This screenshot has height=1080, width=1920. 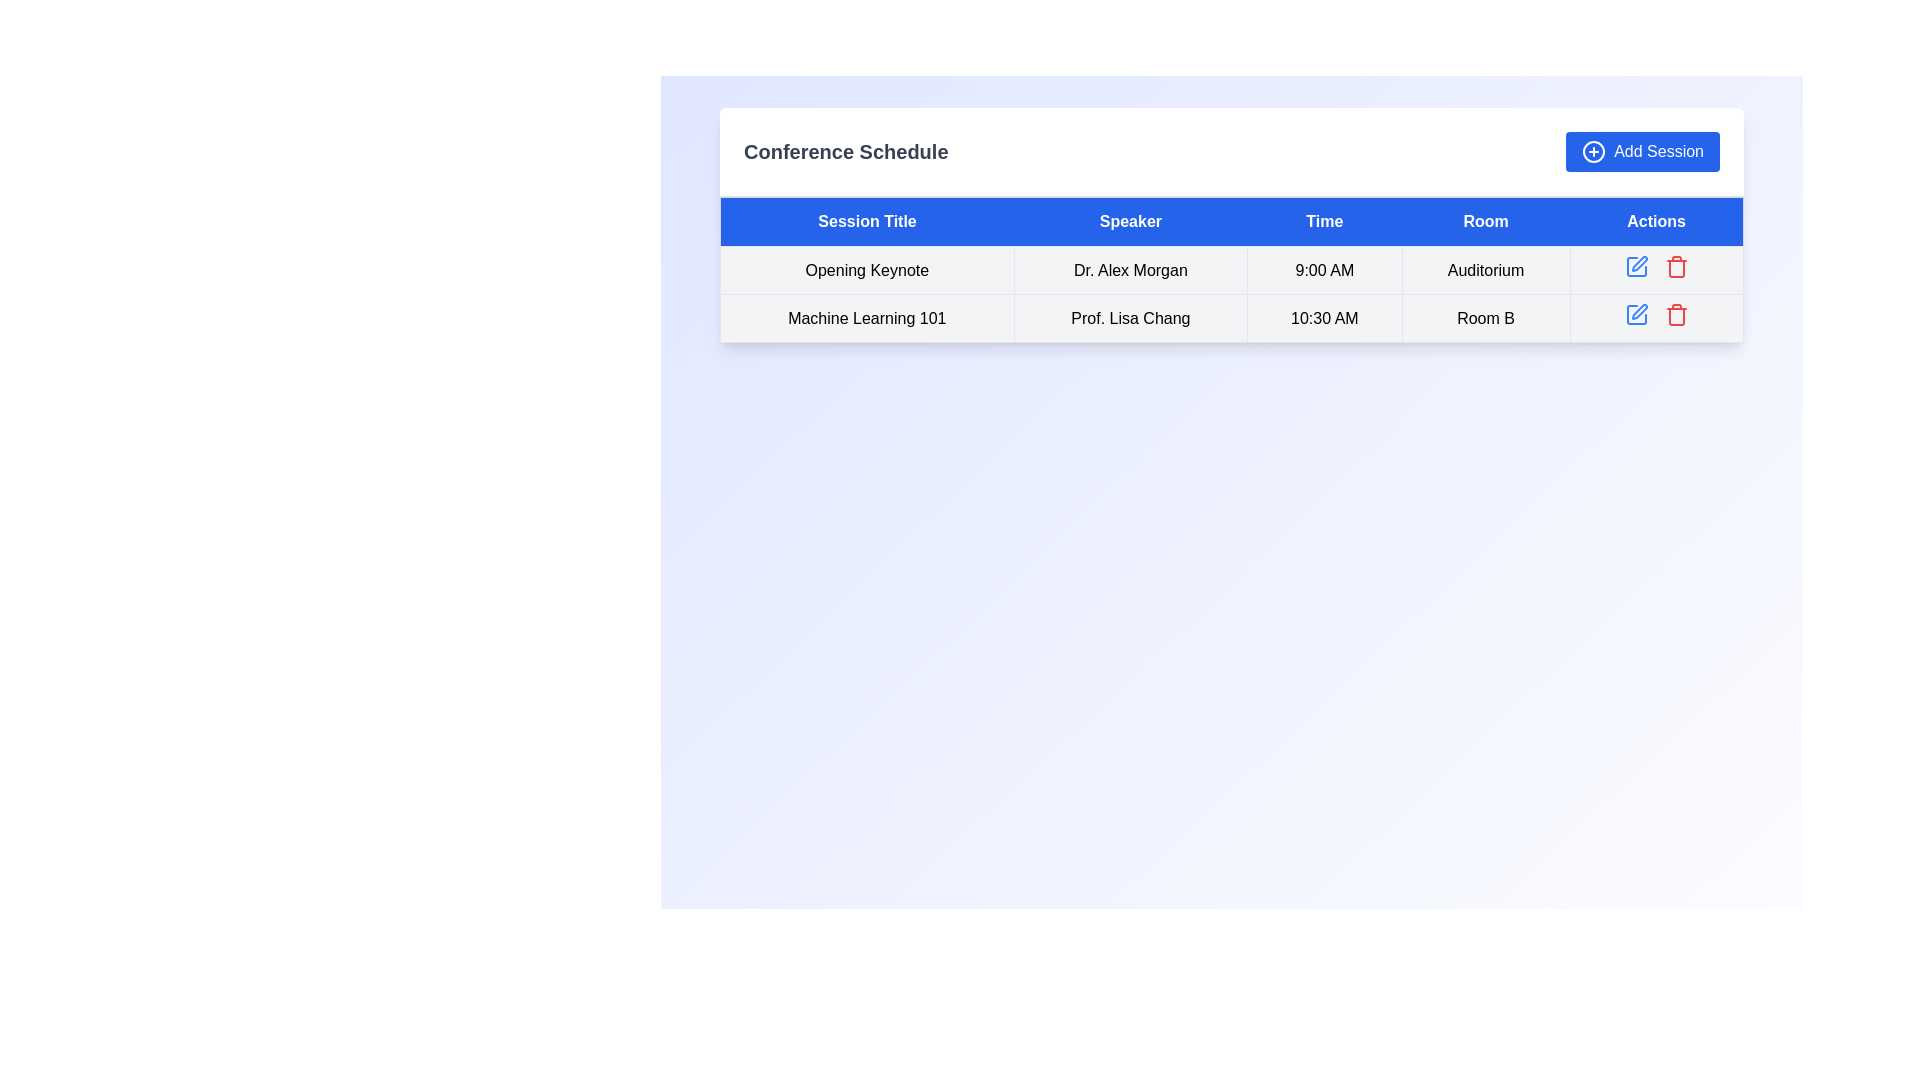 I want to click on the blue rounded button labeled 'Add Session' located in the upper right corner of the 'Conference Schedule' section, so click(x=1643, y=150).